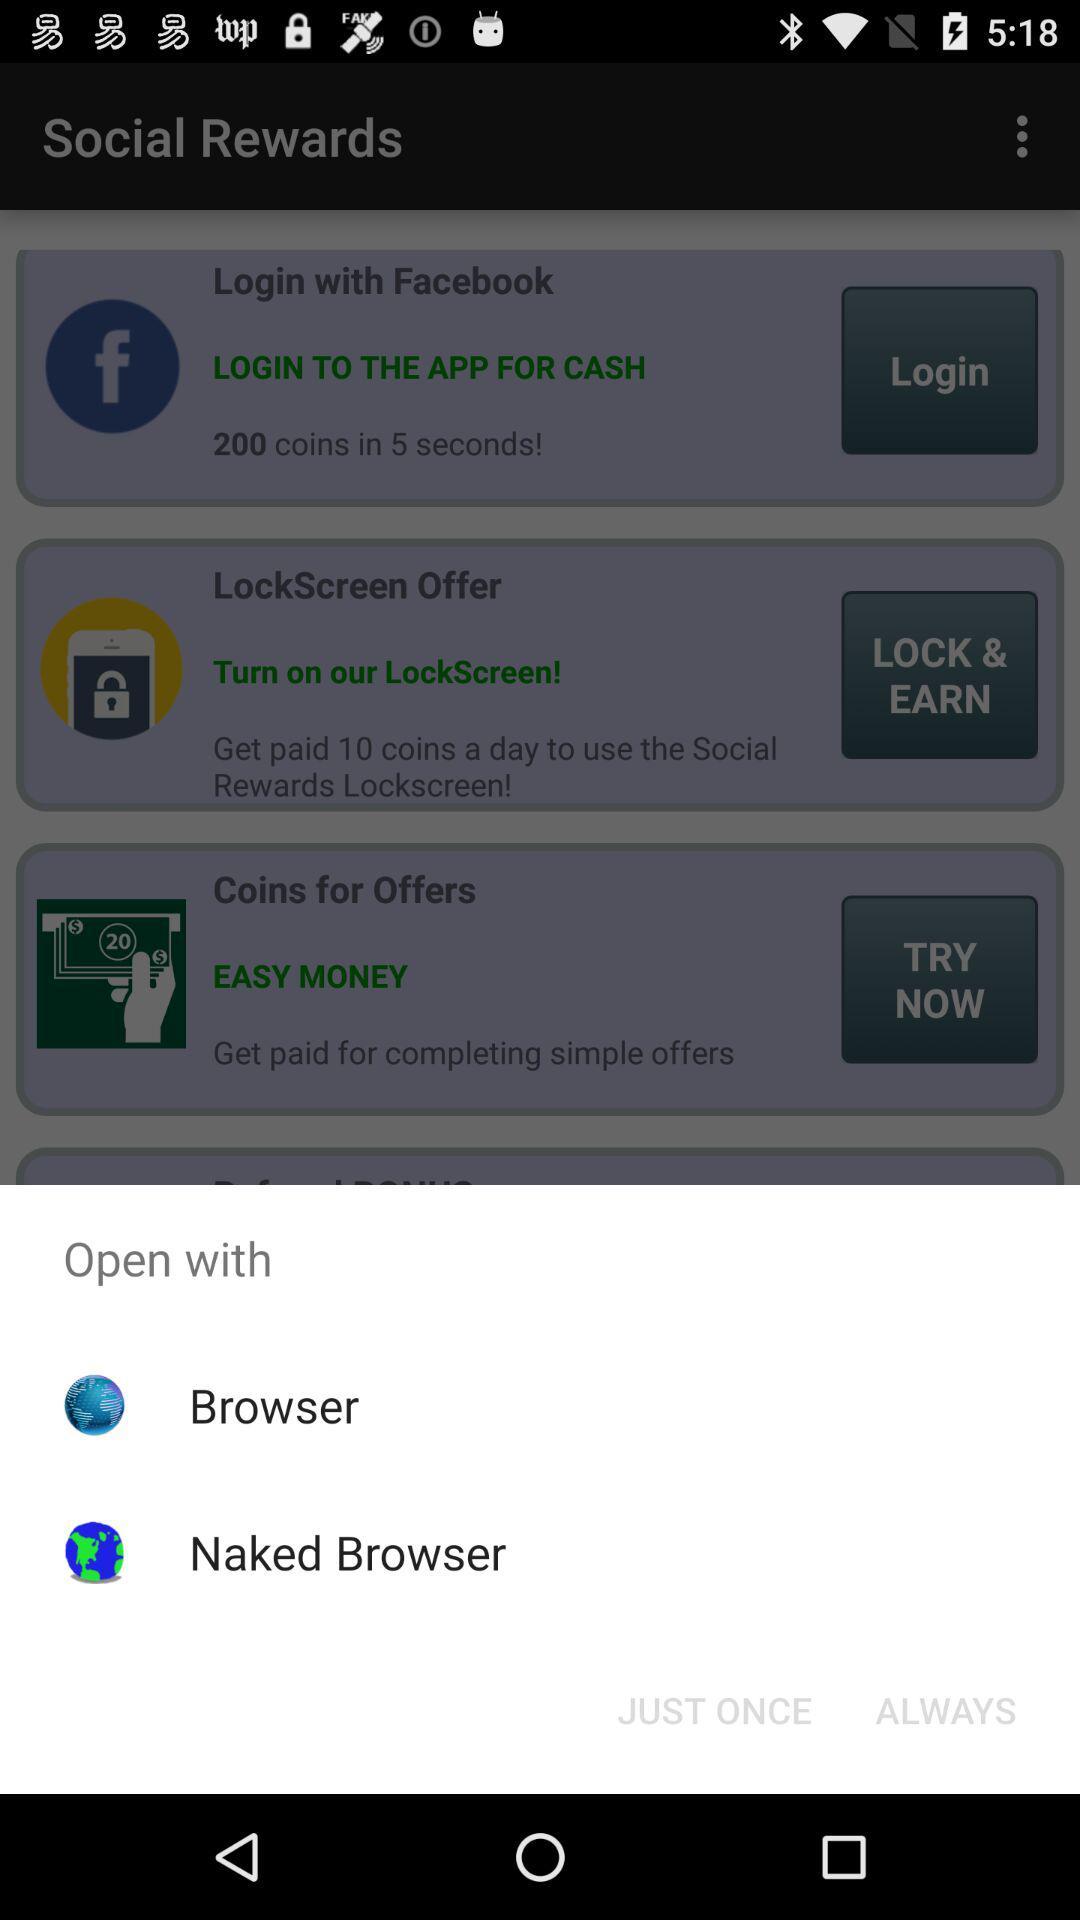  I want to click on always at the bottom right corner, so click(945, 1708).